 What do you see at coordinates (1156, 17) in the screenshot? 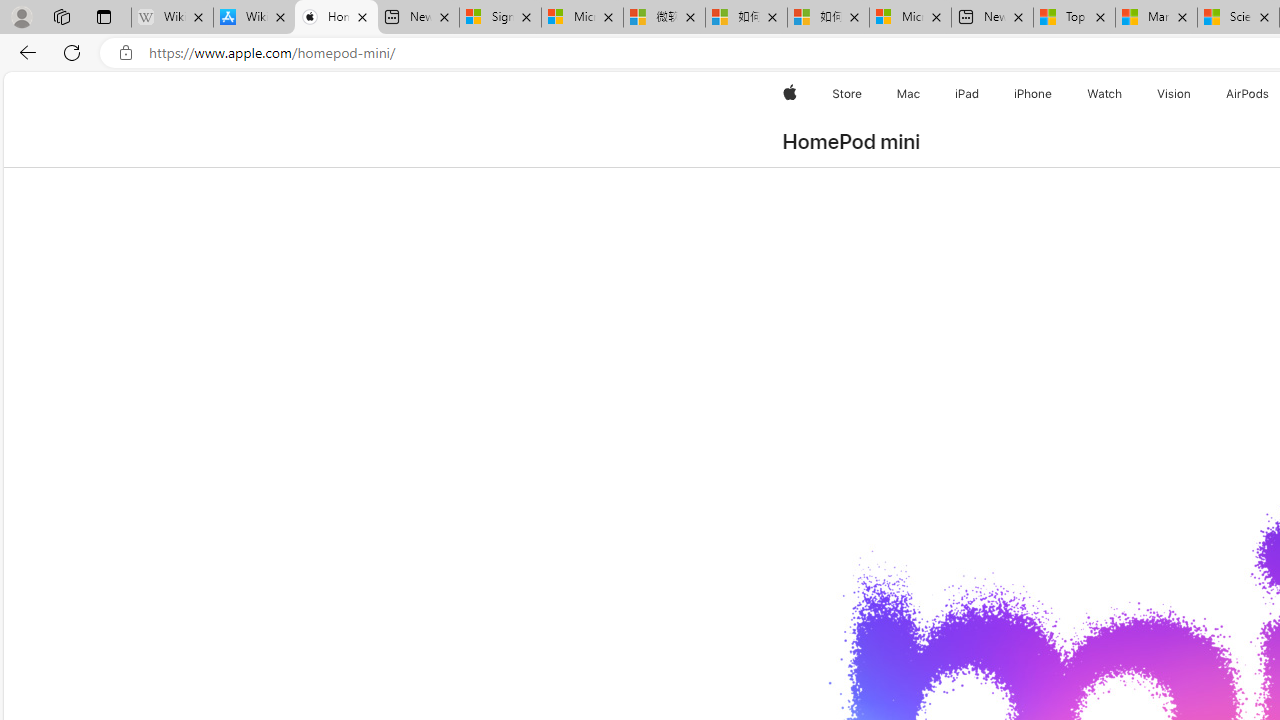
I see `'Marine life - MSN'` at bounding box center [1156, 17].